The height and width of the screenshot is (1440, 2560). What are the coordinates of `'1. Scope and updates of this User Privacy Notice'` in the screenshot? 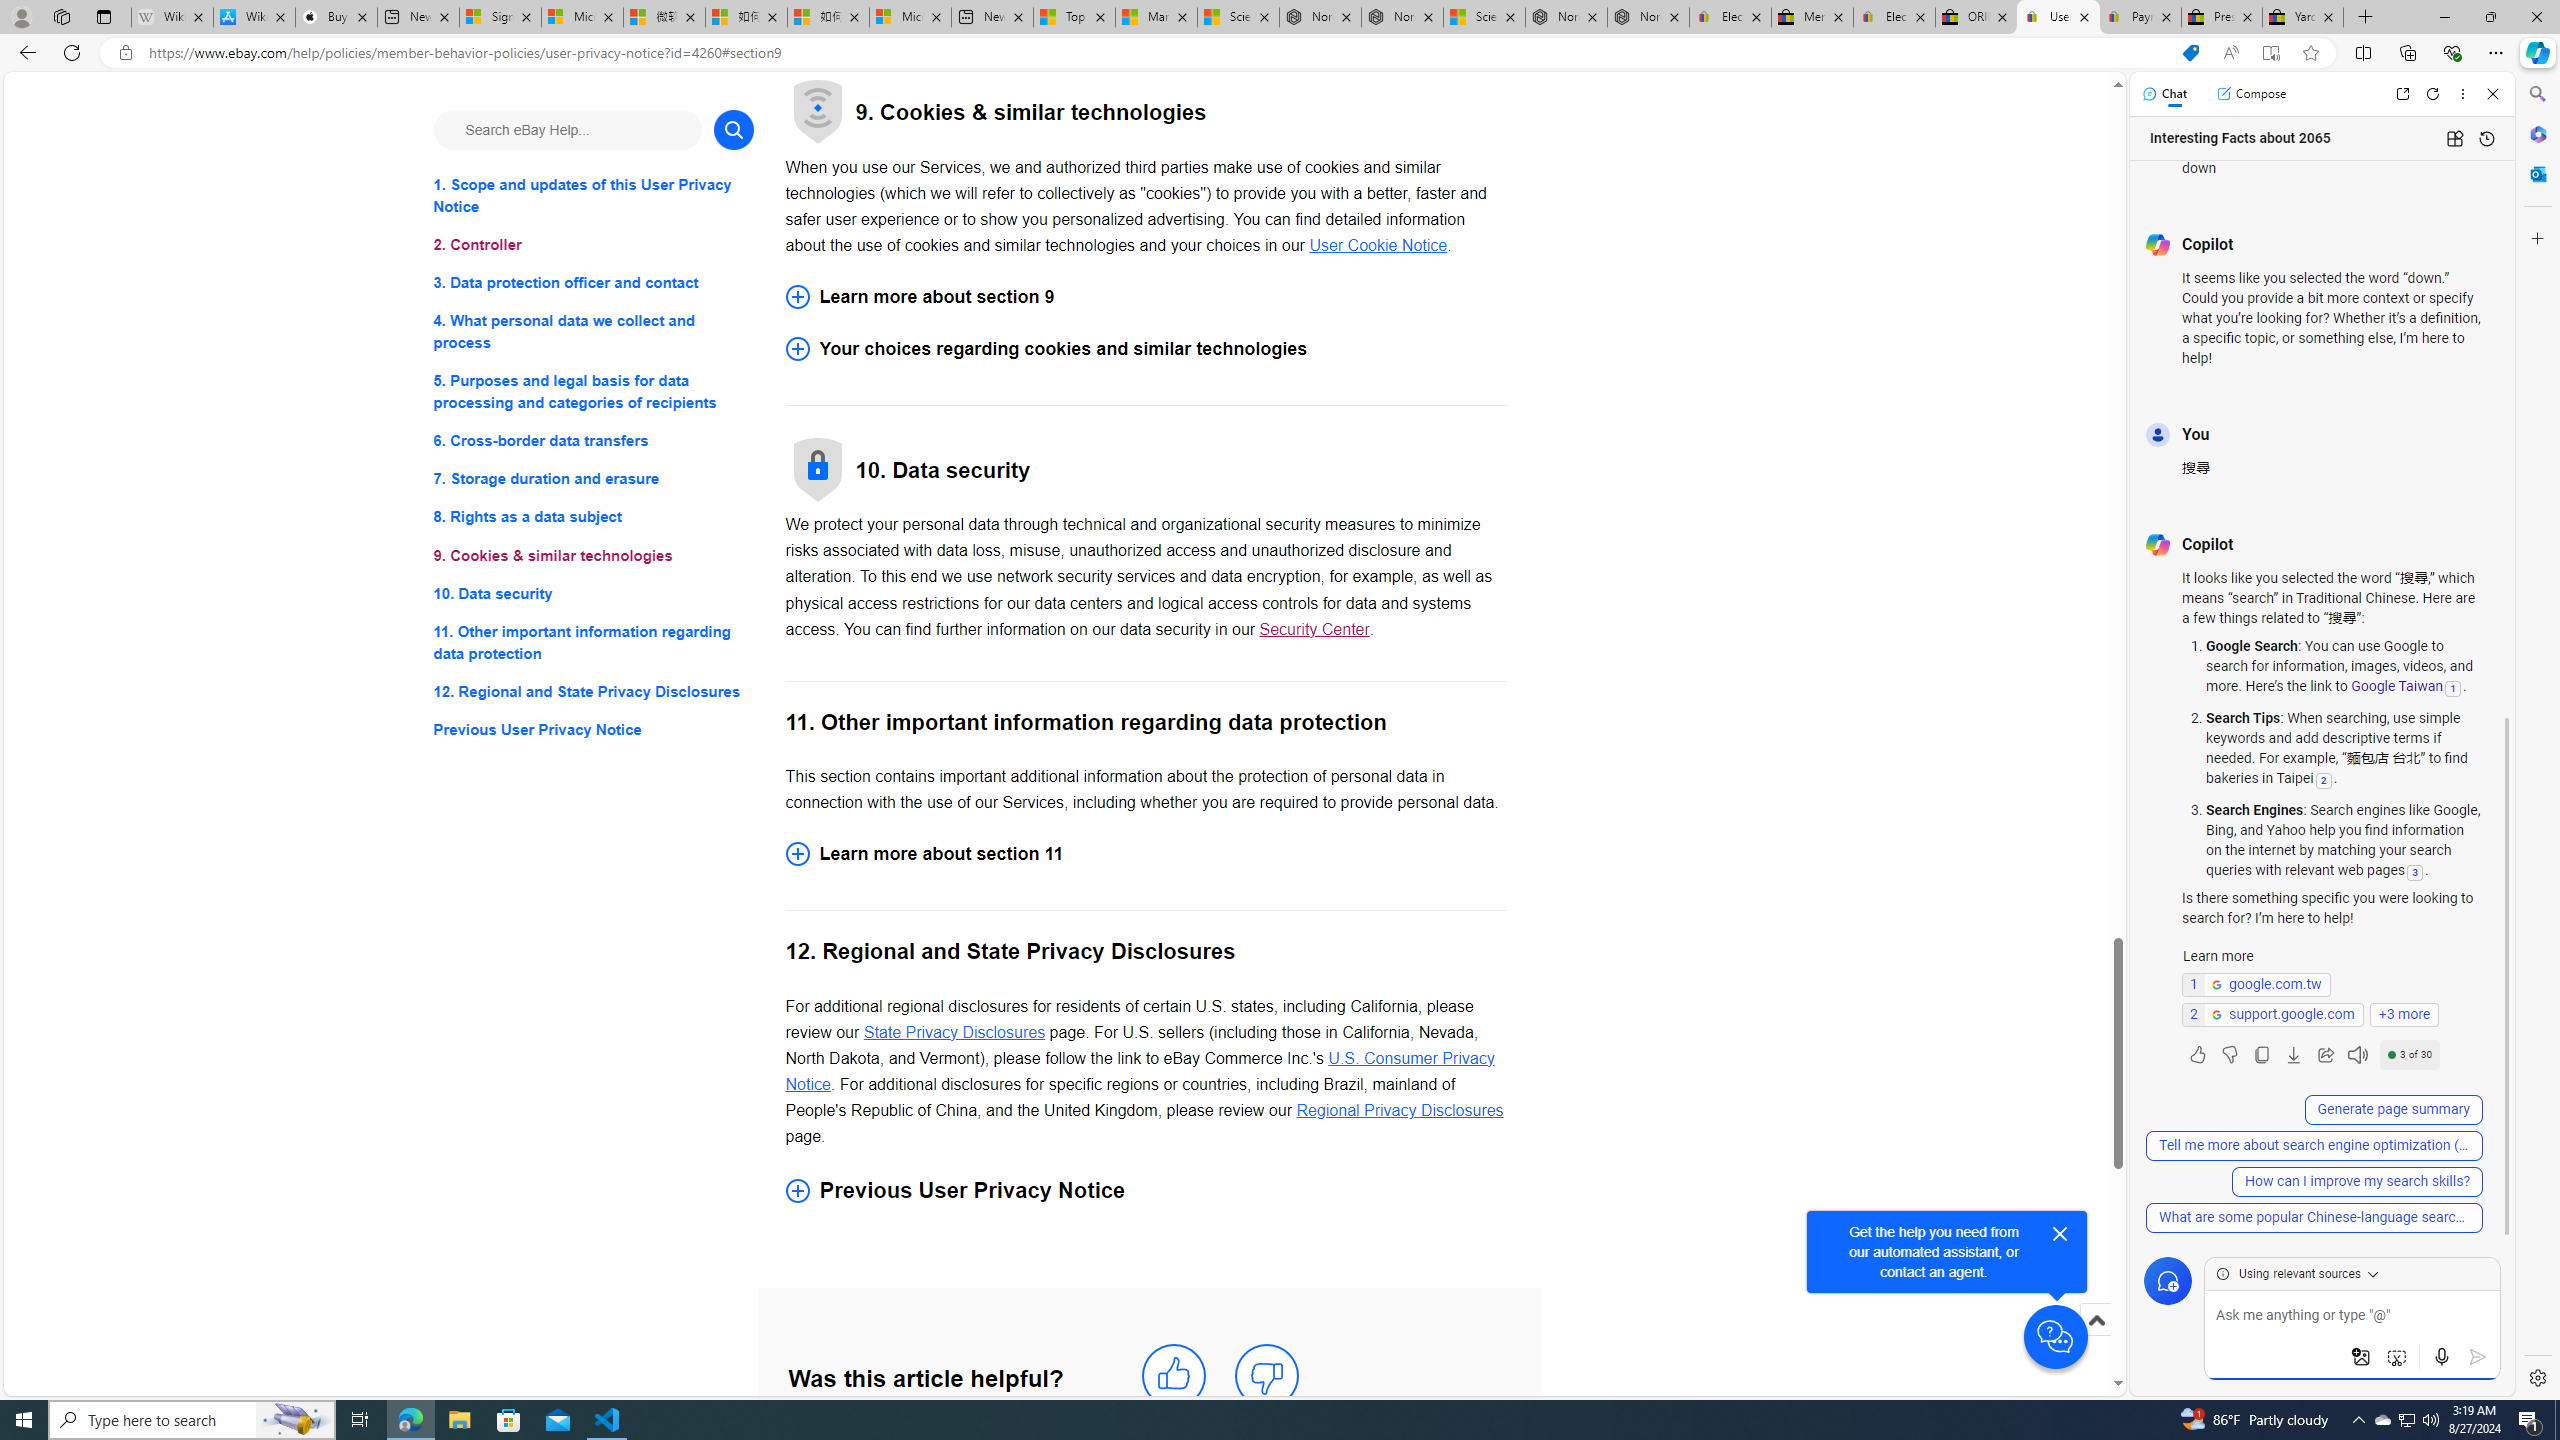 It's located at (592, 195).